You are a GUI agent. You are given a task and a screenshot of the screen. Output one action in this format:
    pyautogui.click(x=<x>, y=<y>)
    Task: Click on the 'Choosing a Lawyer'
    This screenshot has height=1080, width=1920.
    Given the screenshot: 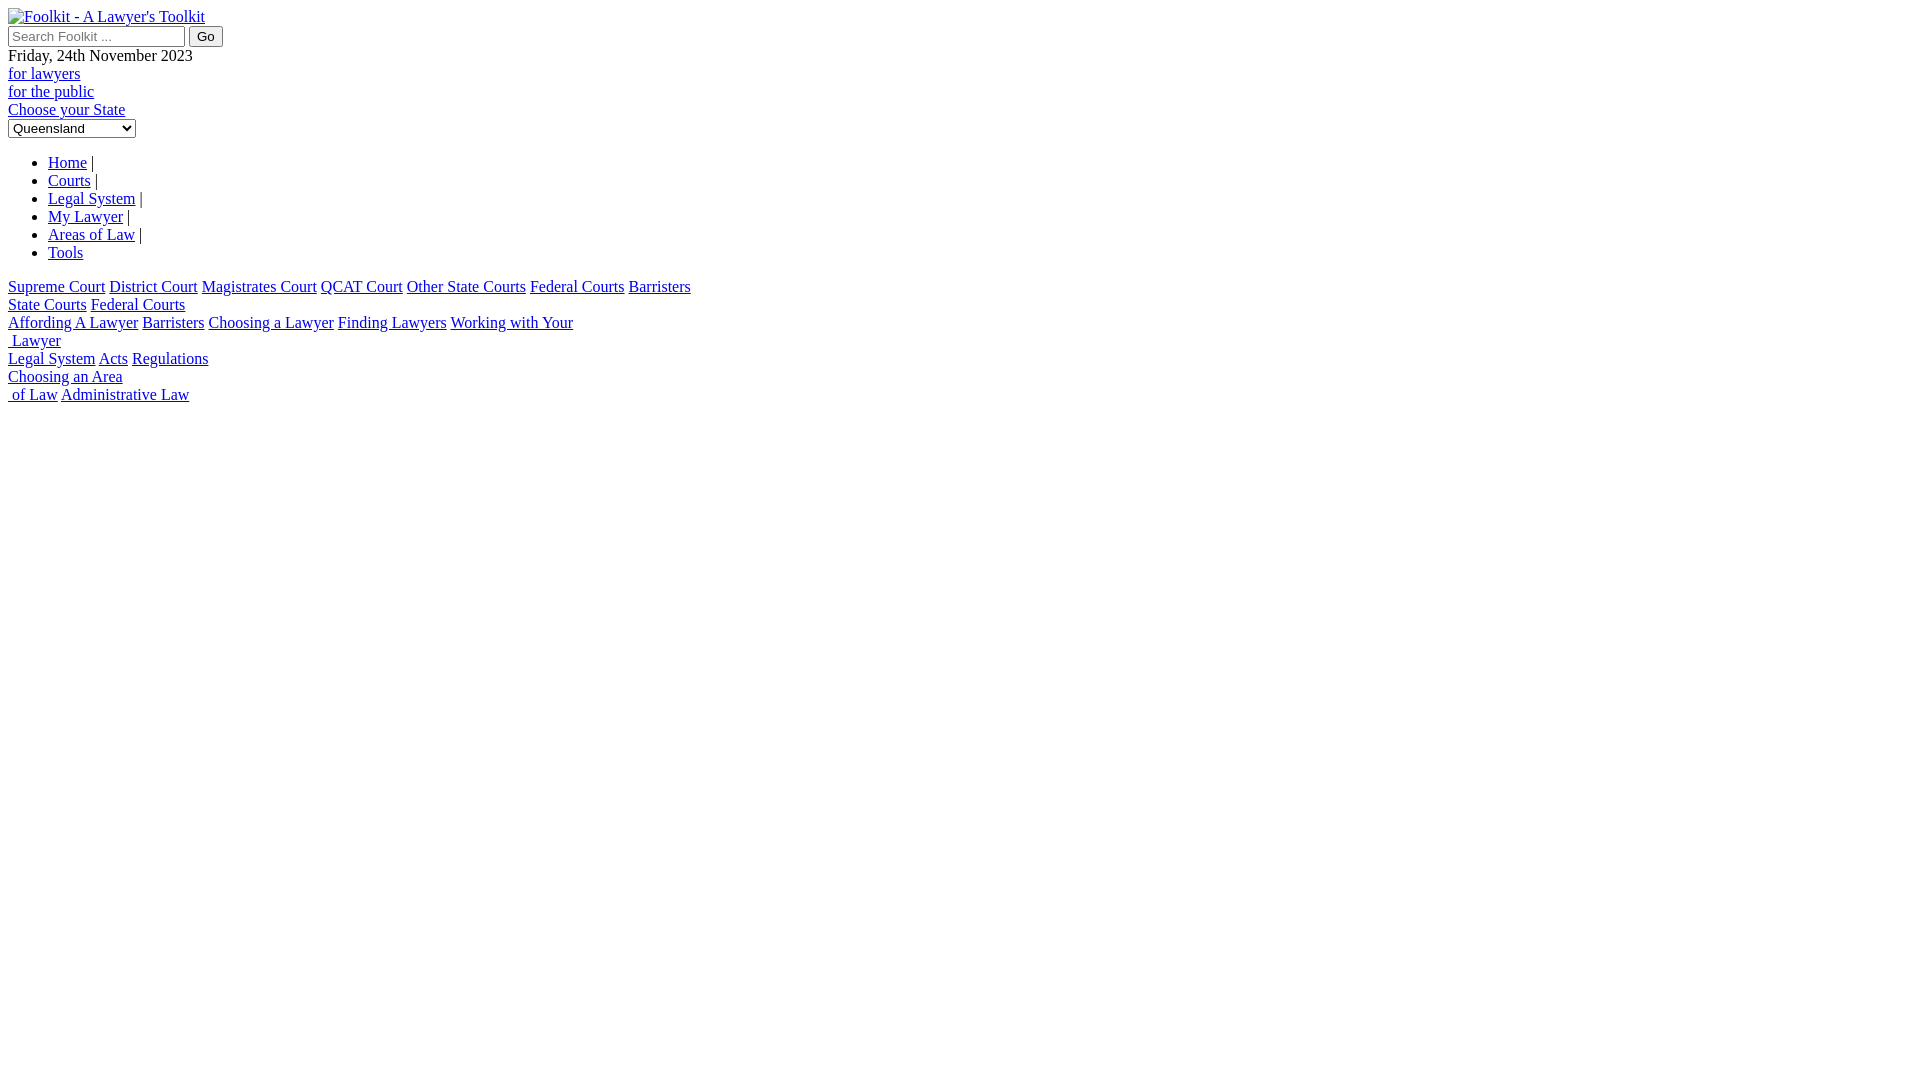 What is the action you would take?
    pyautogui.click(x=209, y=321)
    